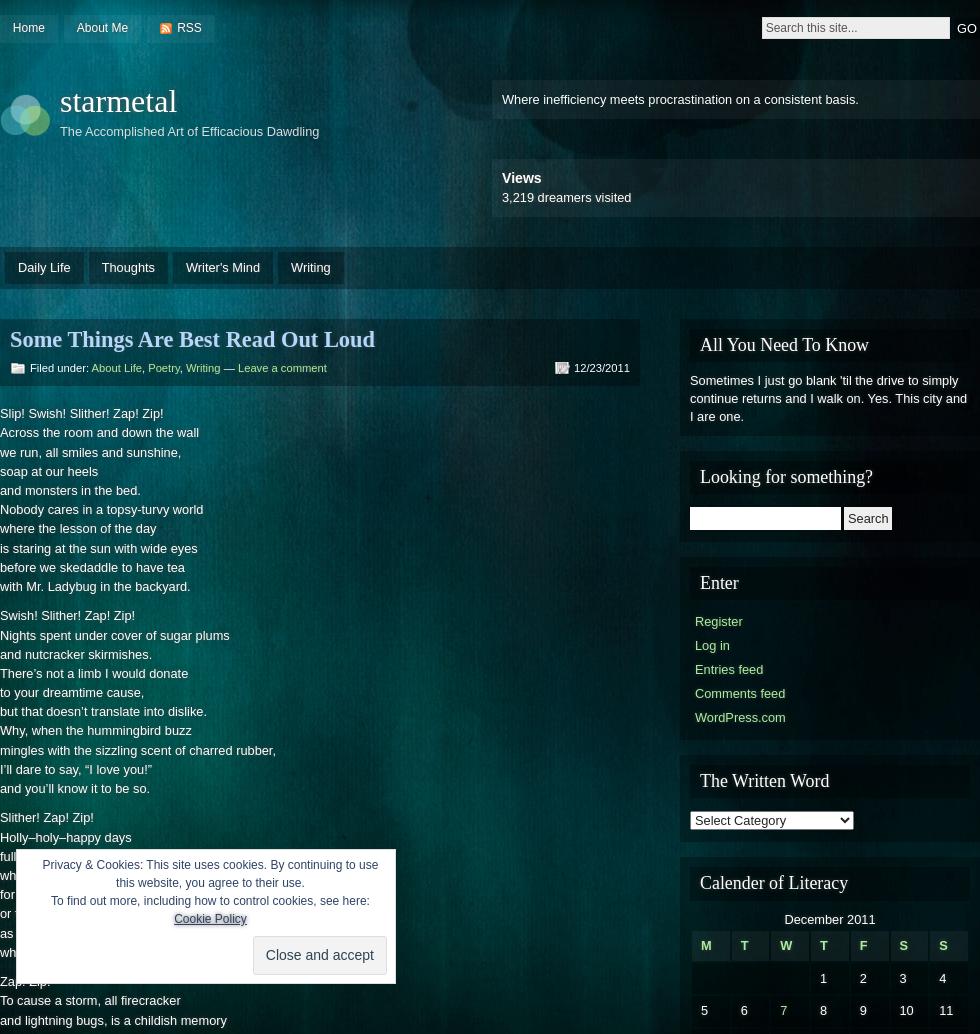 Image resolution: width=980 pixels, height=1034 pixels. I want to click on 'to your dreamtime cause,', so click(72, 692).